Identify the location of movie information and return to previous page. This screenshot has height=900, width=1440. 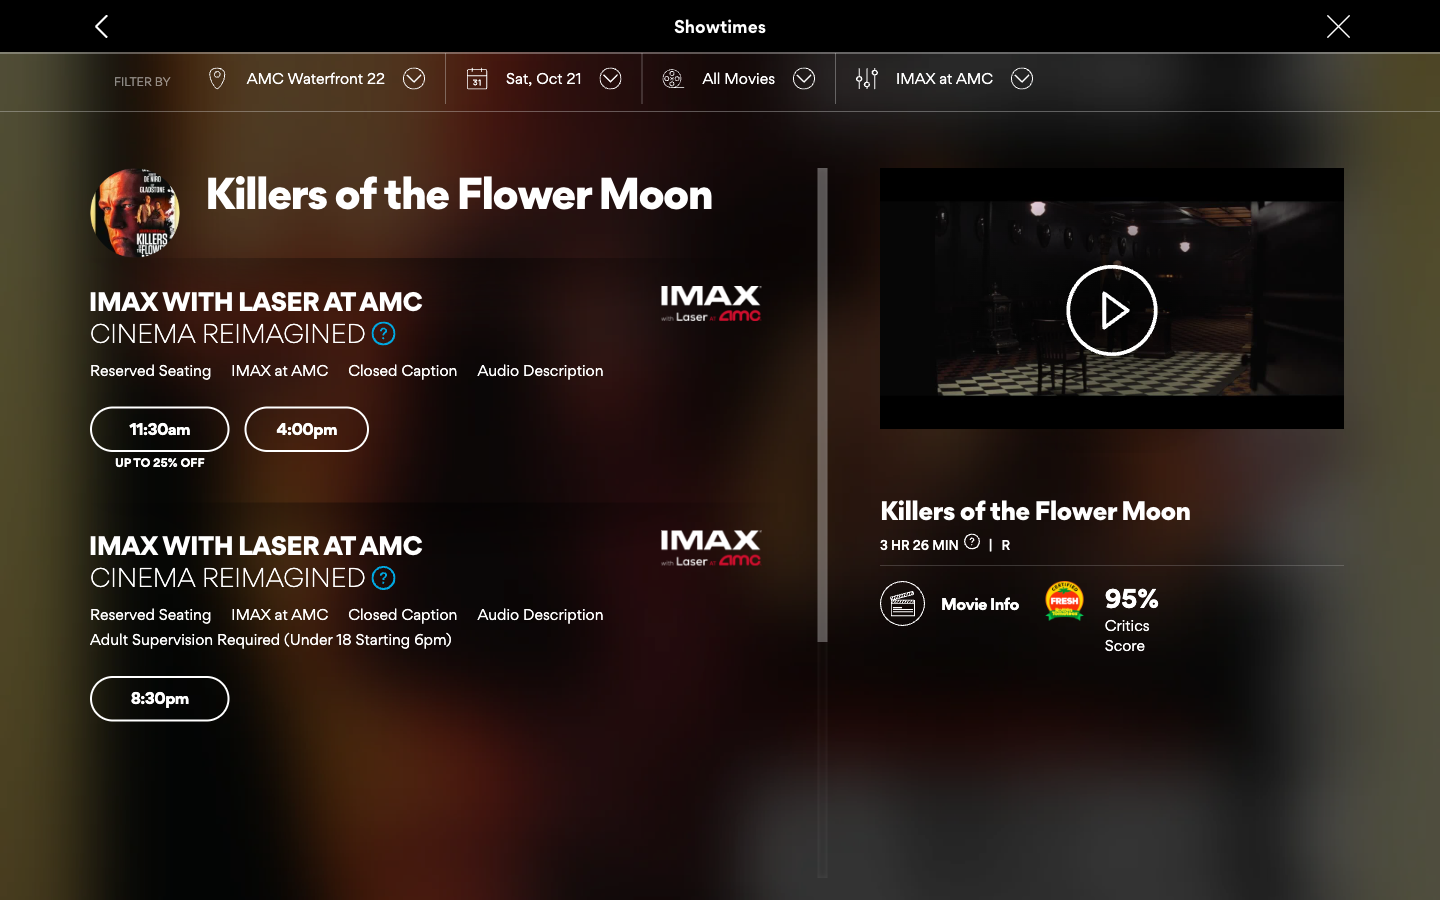
(949, 597).